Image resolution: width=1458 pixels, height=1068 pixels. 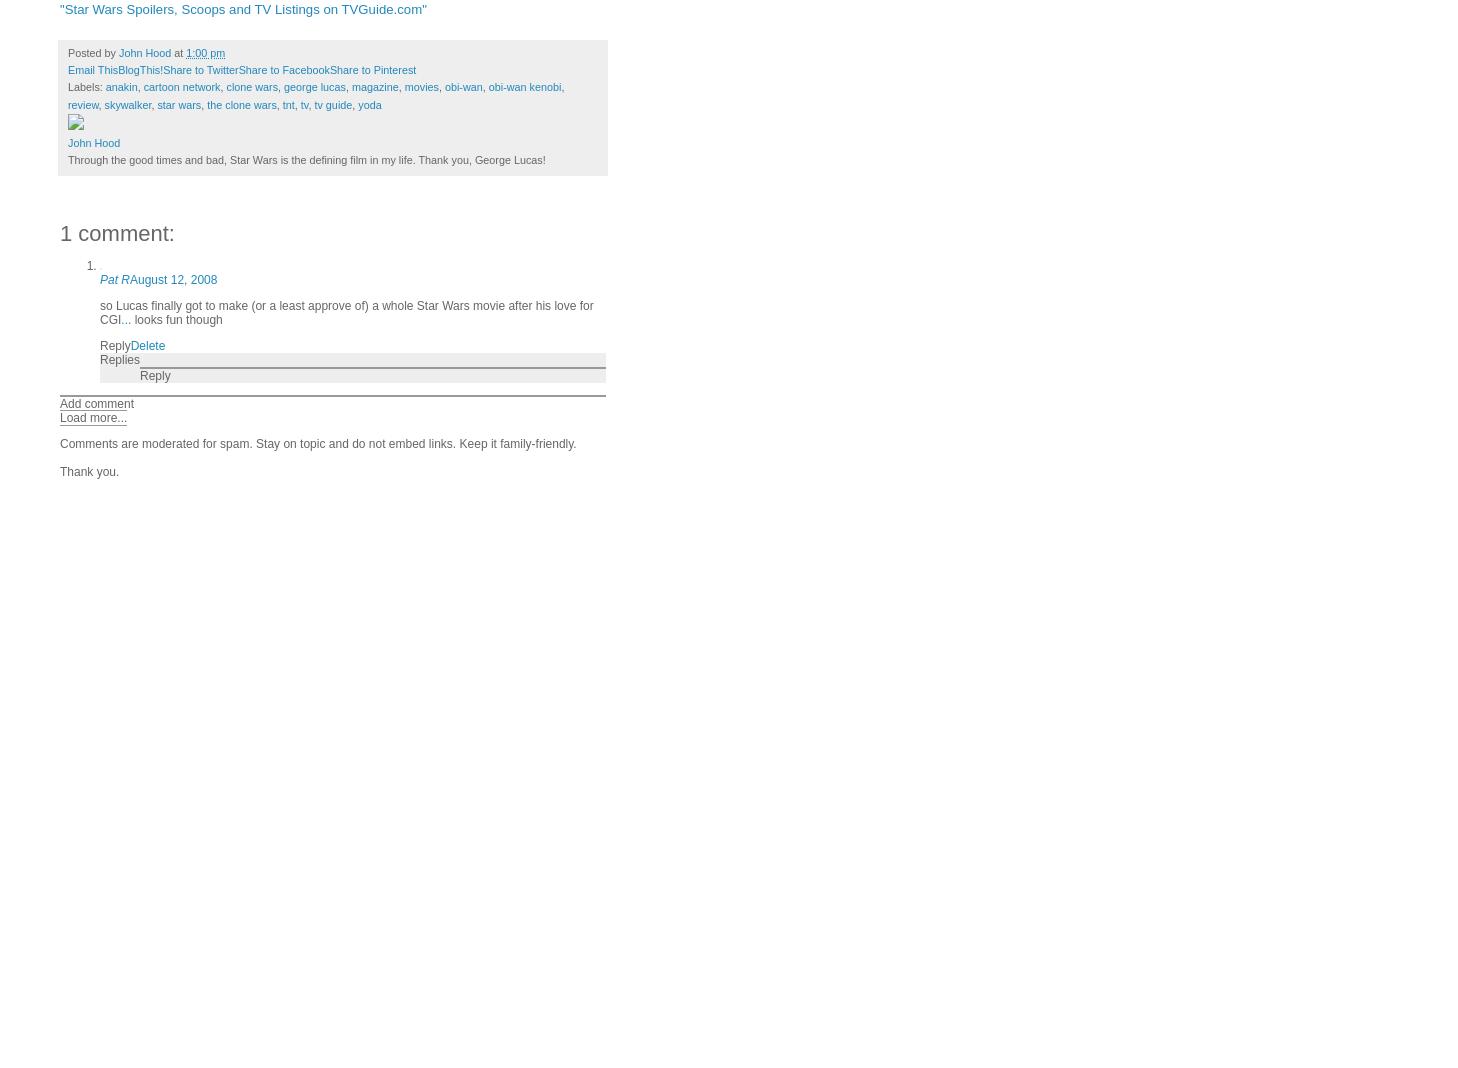 What do you see at coordinates (179, 51) in the screenshot?
I see `'at'` at bounding box center [179, 51].